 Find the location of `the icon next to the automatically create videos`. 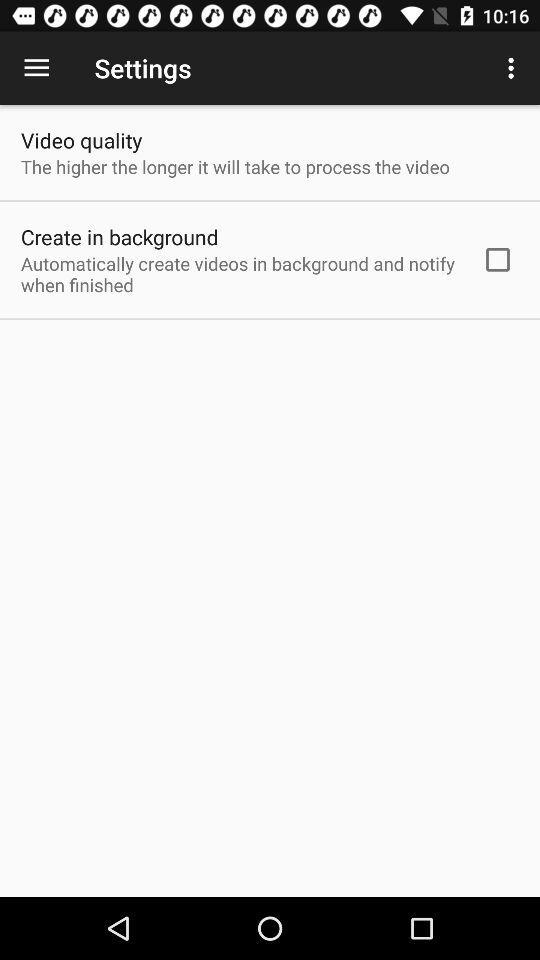

the icon next to the automatically create videos is located at coordinates (496, 258).